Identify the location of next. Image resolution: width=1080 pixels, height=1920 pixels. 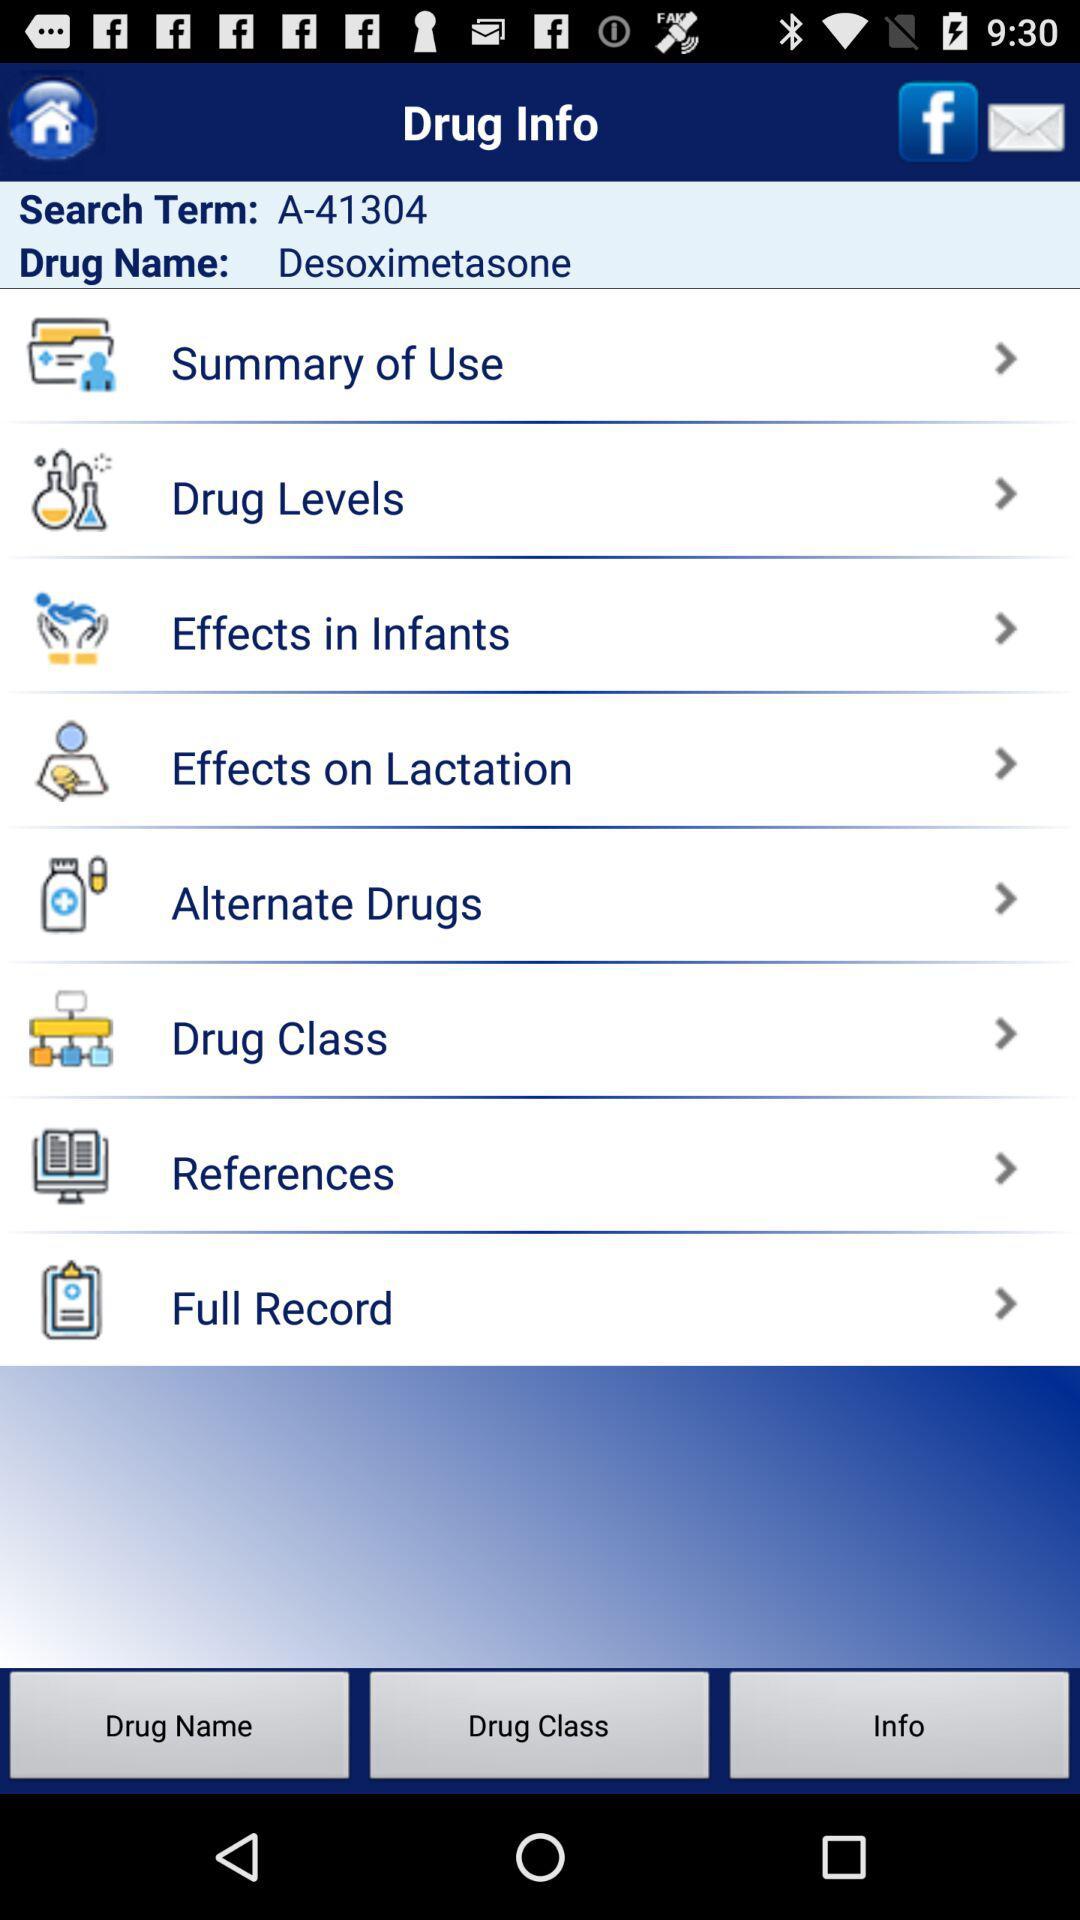
(814, 887).